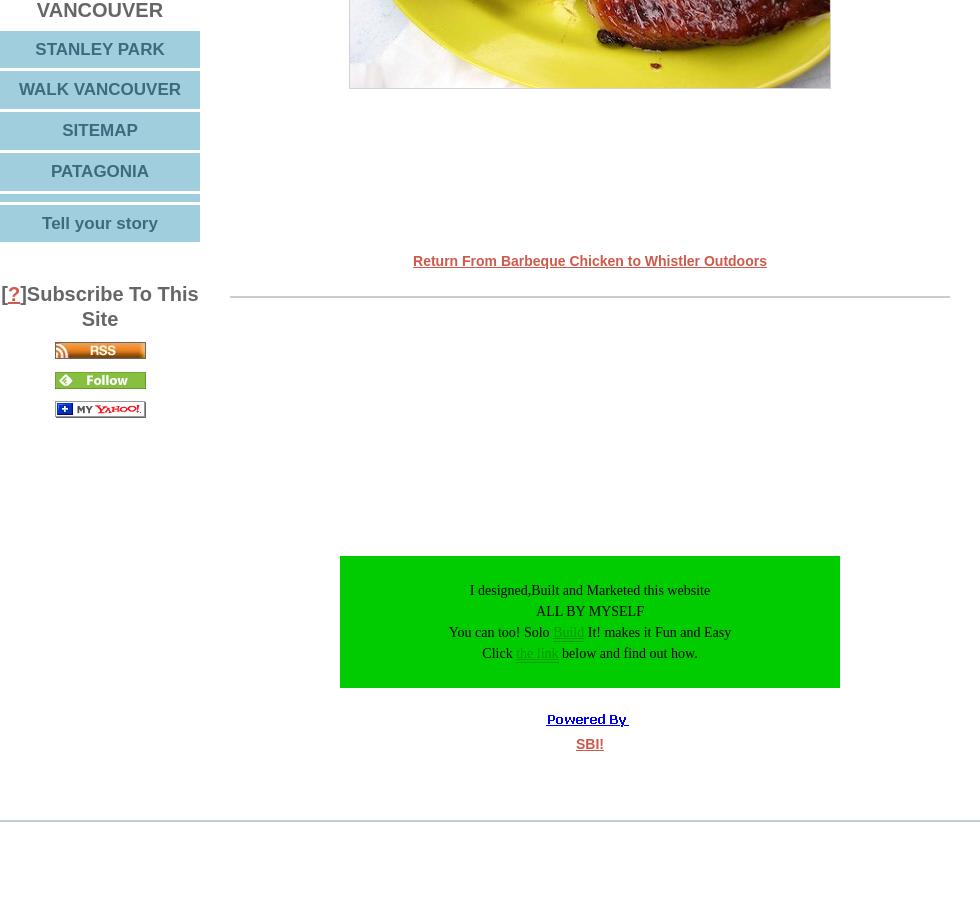 This screenshot has height=897, width=980. I want to click on 'Build', so click(553, 631).